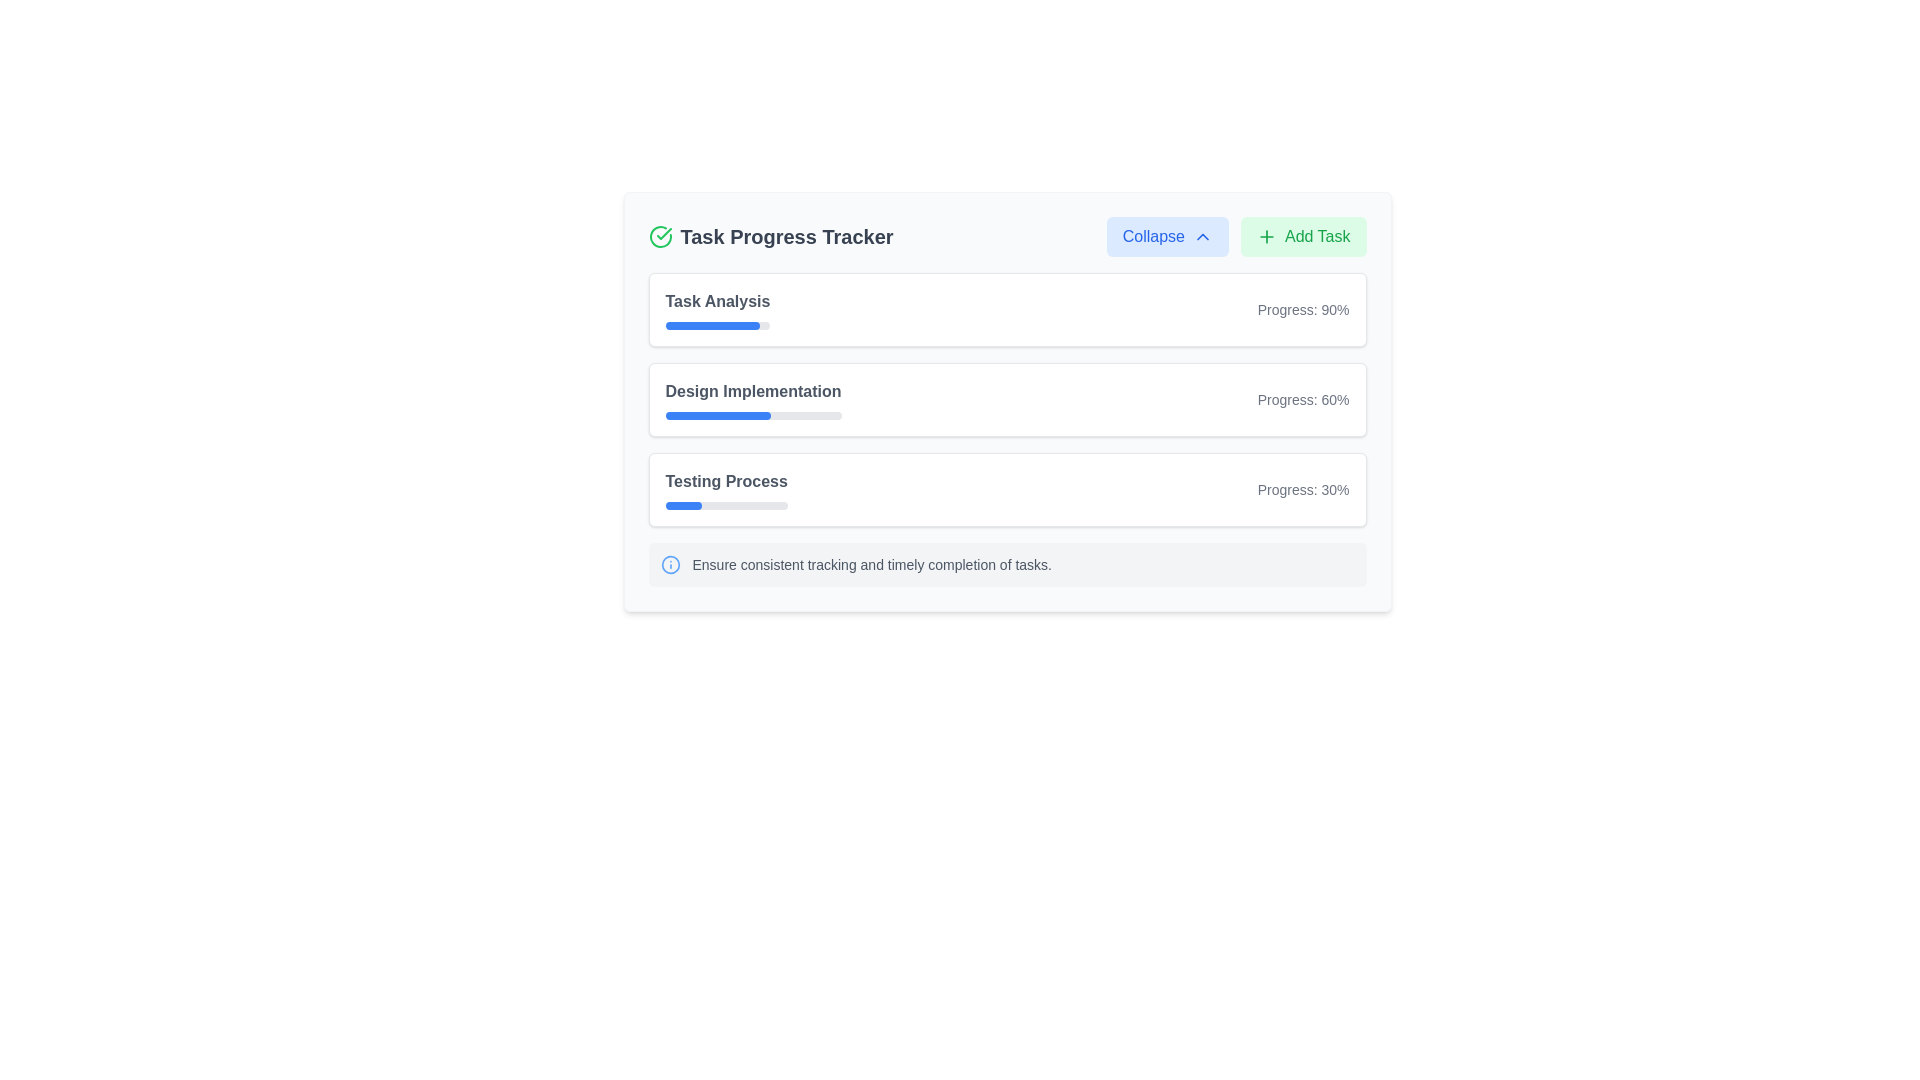 The image size is (1920, 1080). Describe the element at coordinates (725, 504) in the screenshot. I see `the third progress bar indicating the 'Testing Process' task, located below its label` at that location.